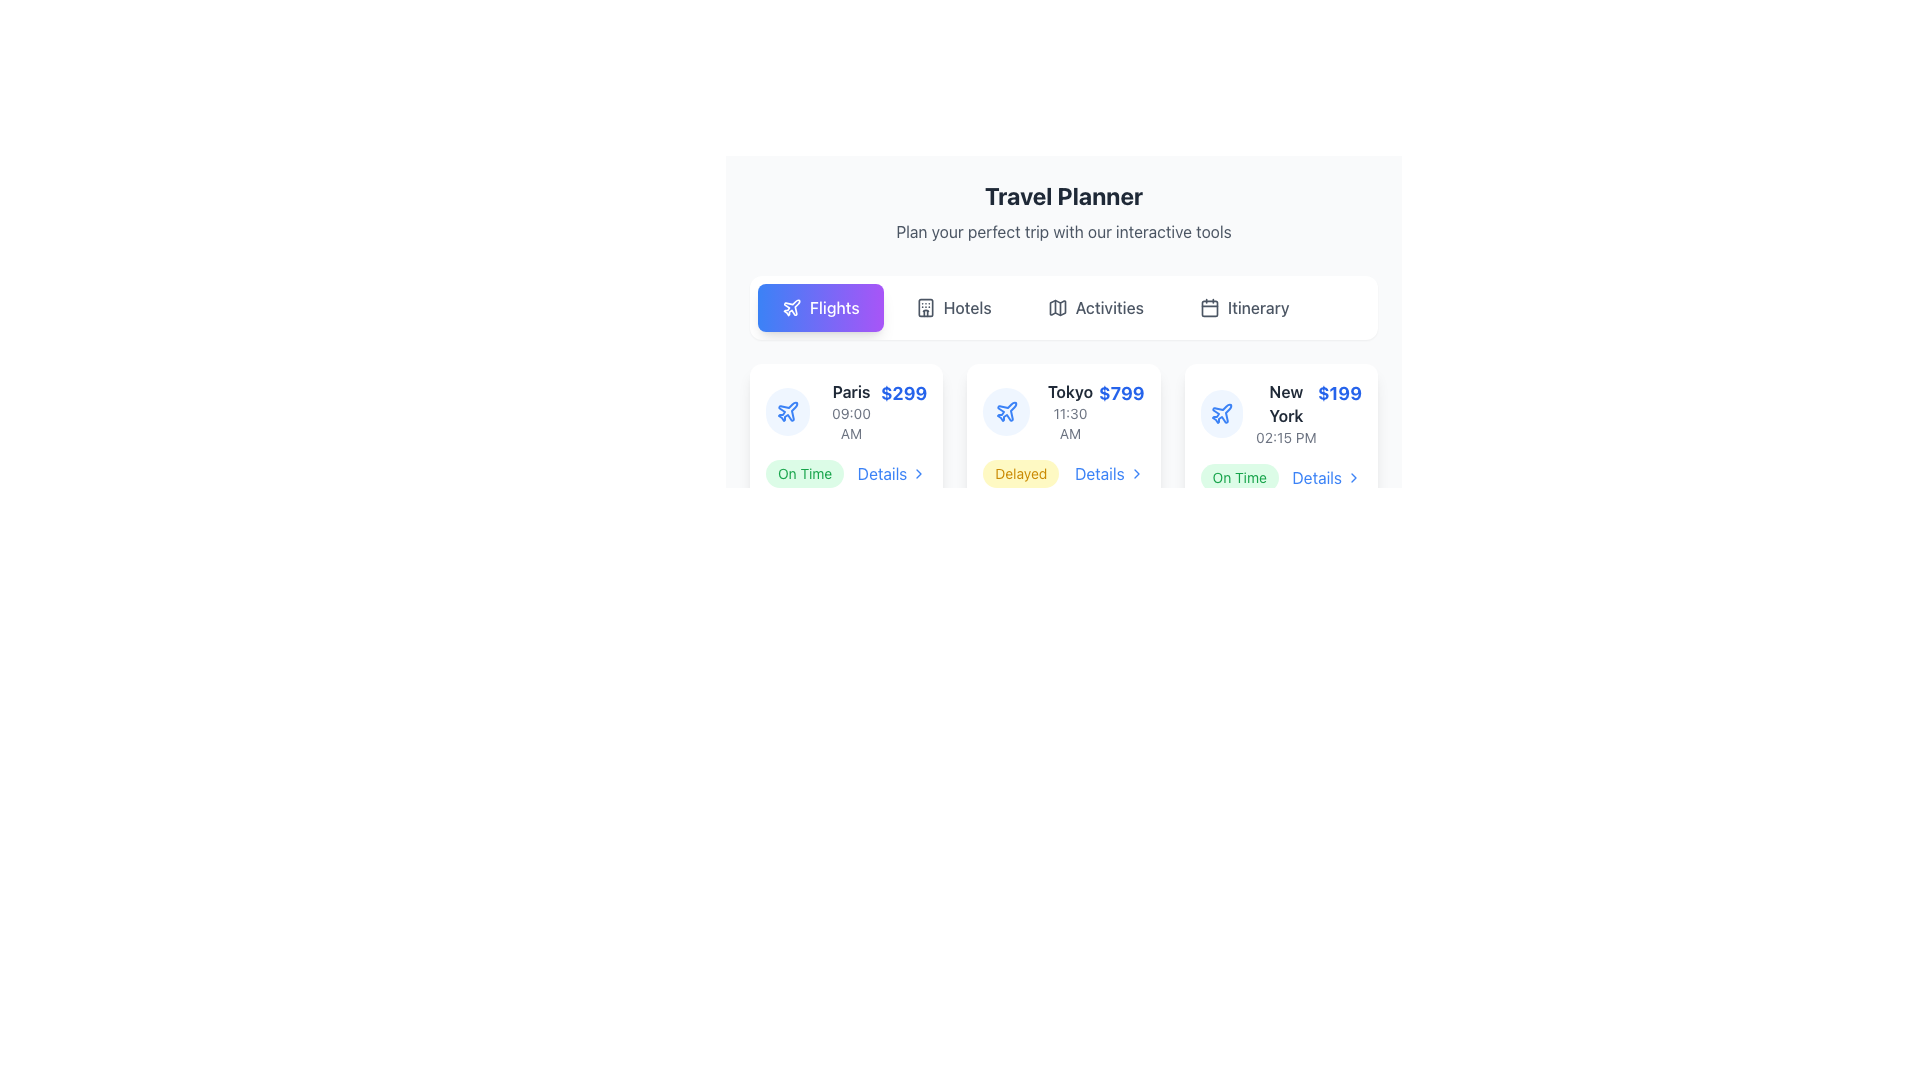 This screenshot has height=1080, width=1920. I want to click on the header section titled 'Travel Planner', so click(1063, 212).